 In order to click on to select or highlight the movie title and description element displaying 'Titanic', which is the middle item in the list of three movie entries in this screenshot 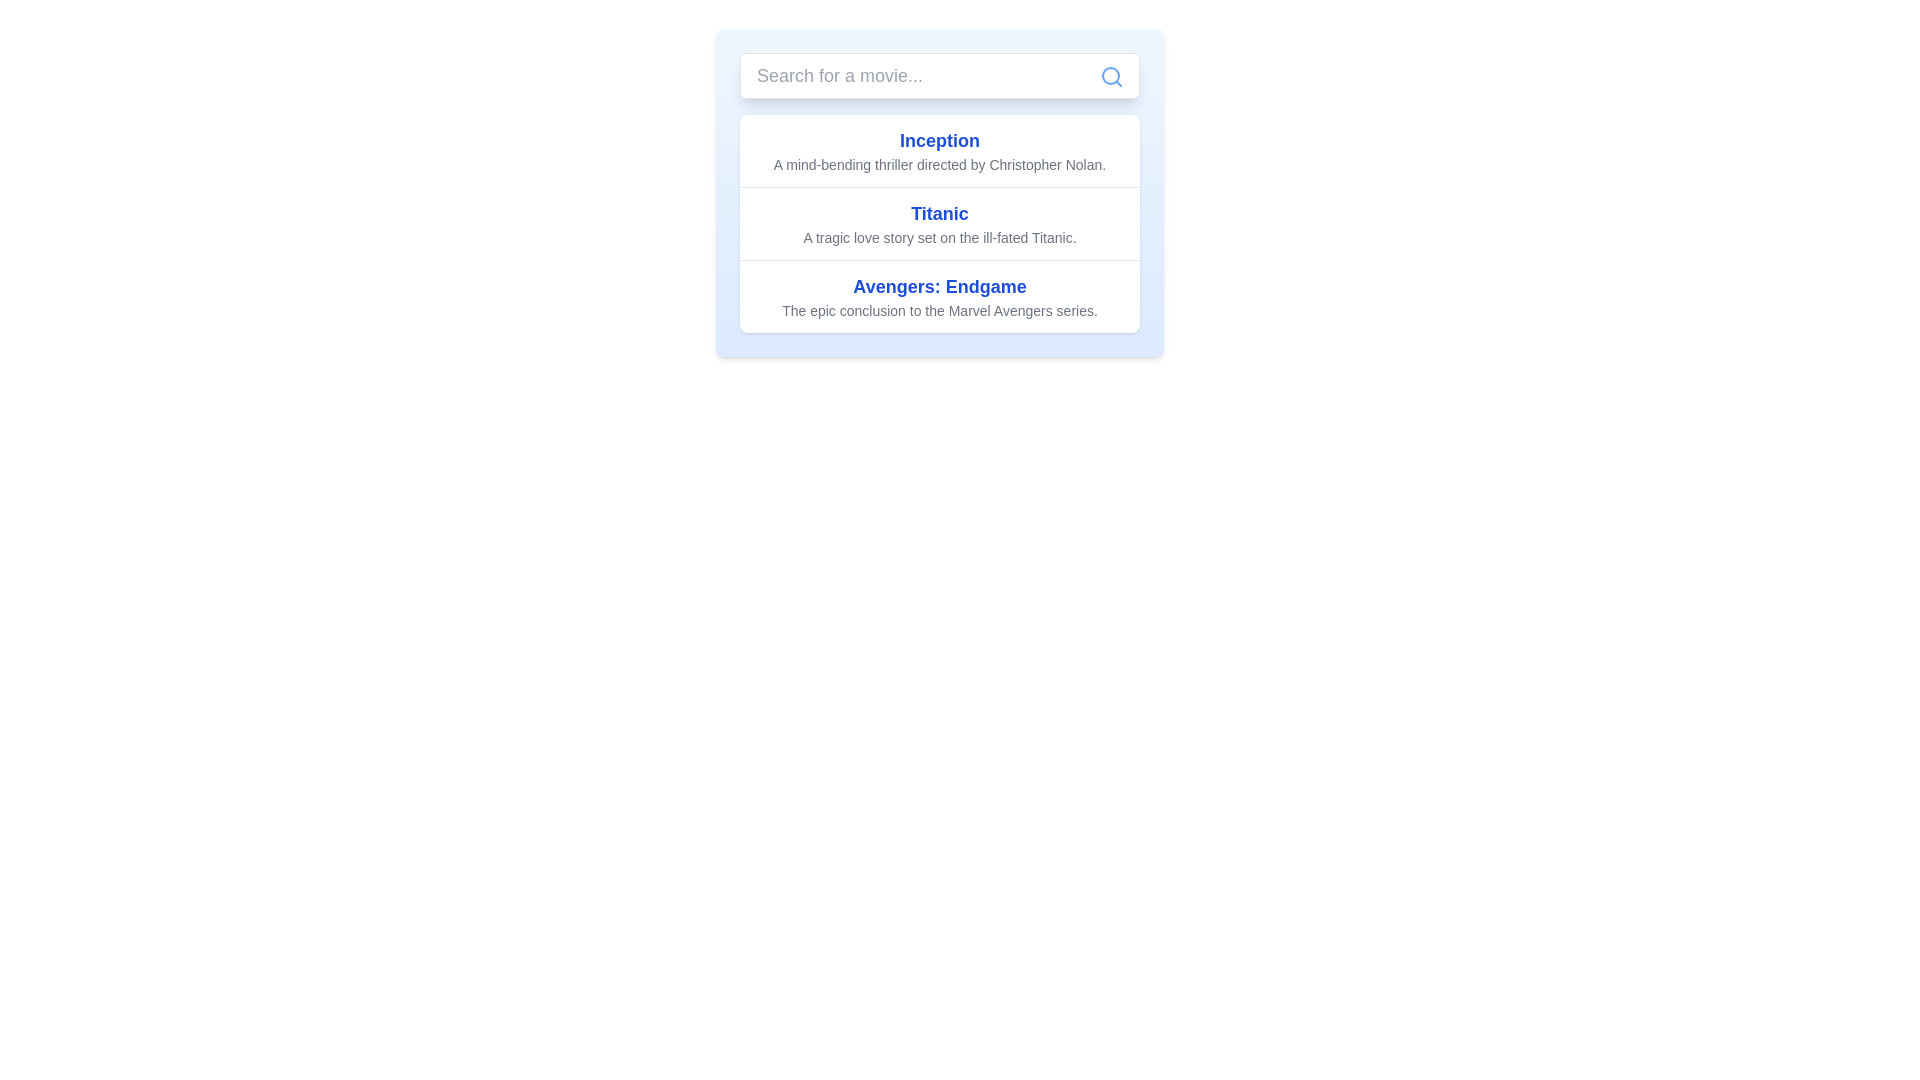, I will do `click(939, 223)`.